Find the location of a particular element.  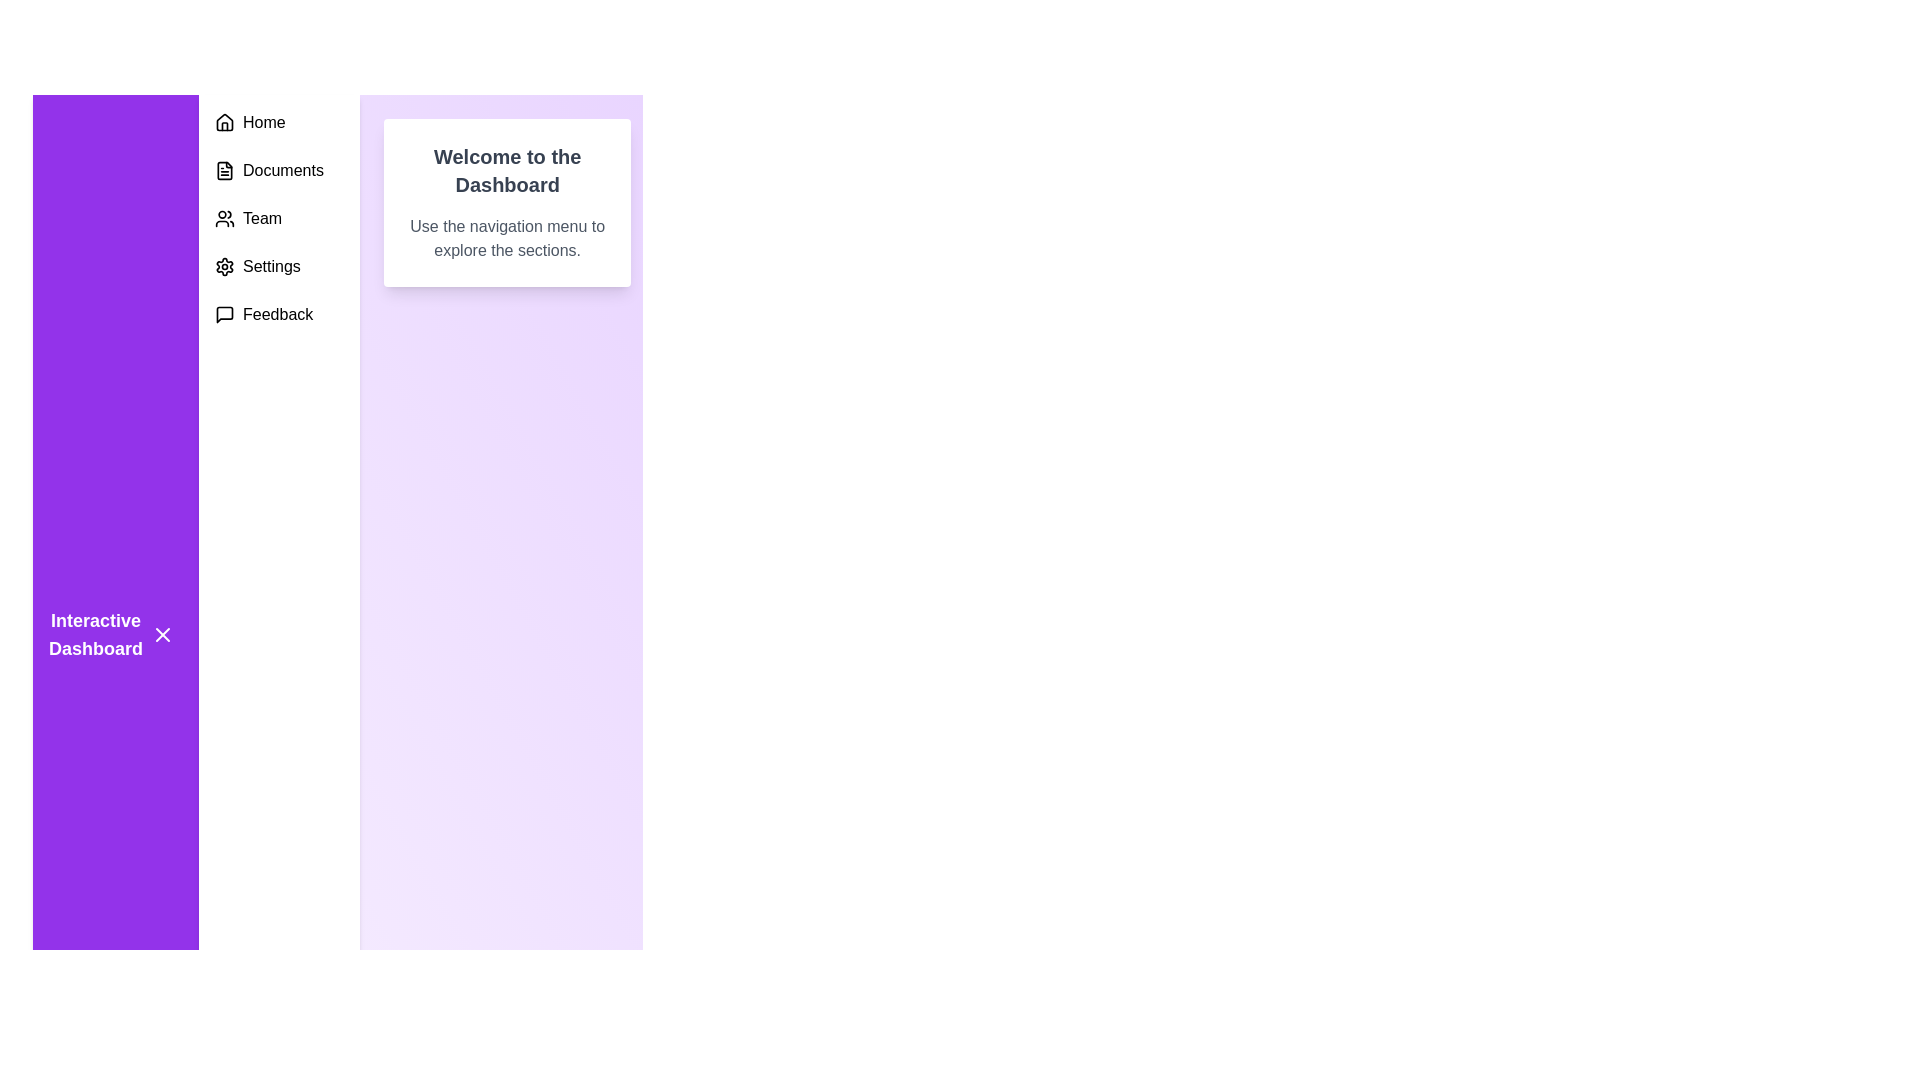

the small square icon button with a white 'X' symbol on a purple background is located at coordinates (163, 635).